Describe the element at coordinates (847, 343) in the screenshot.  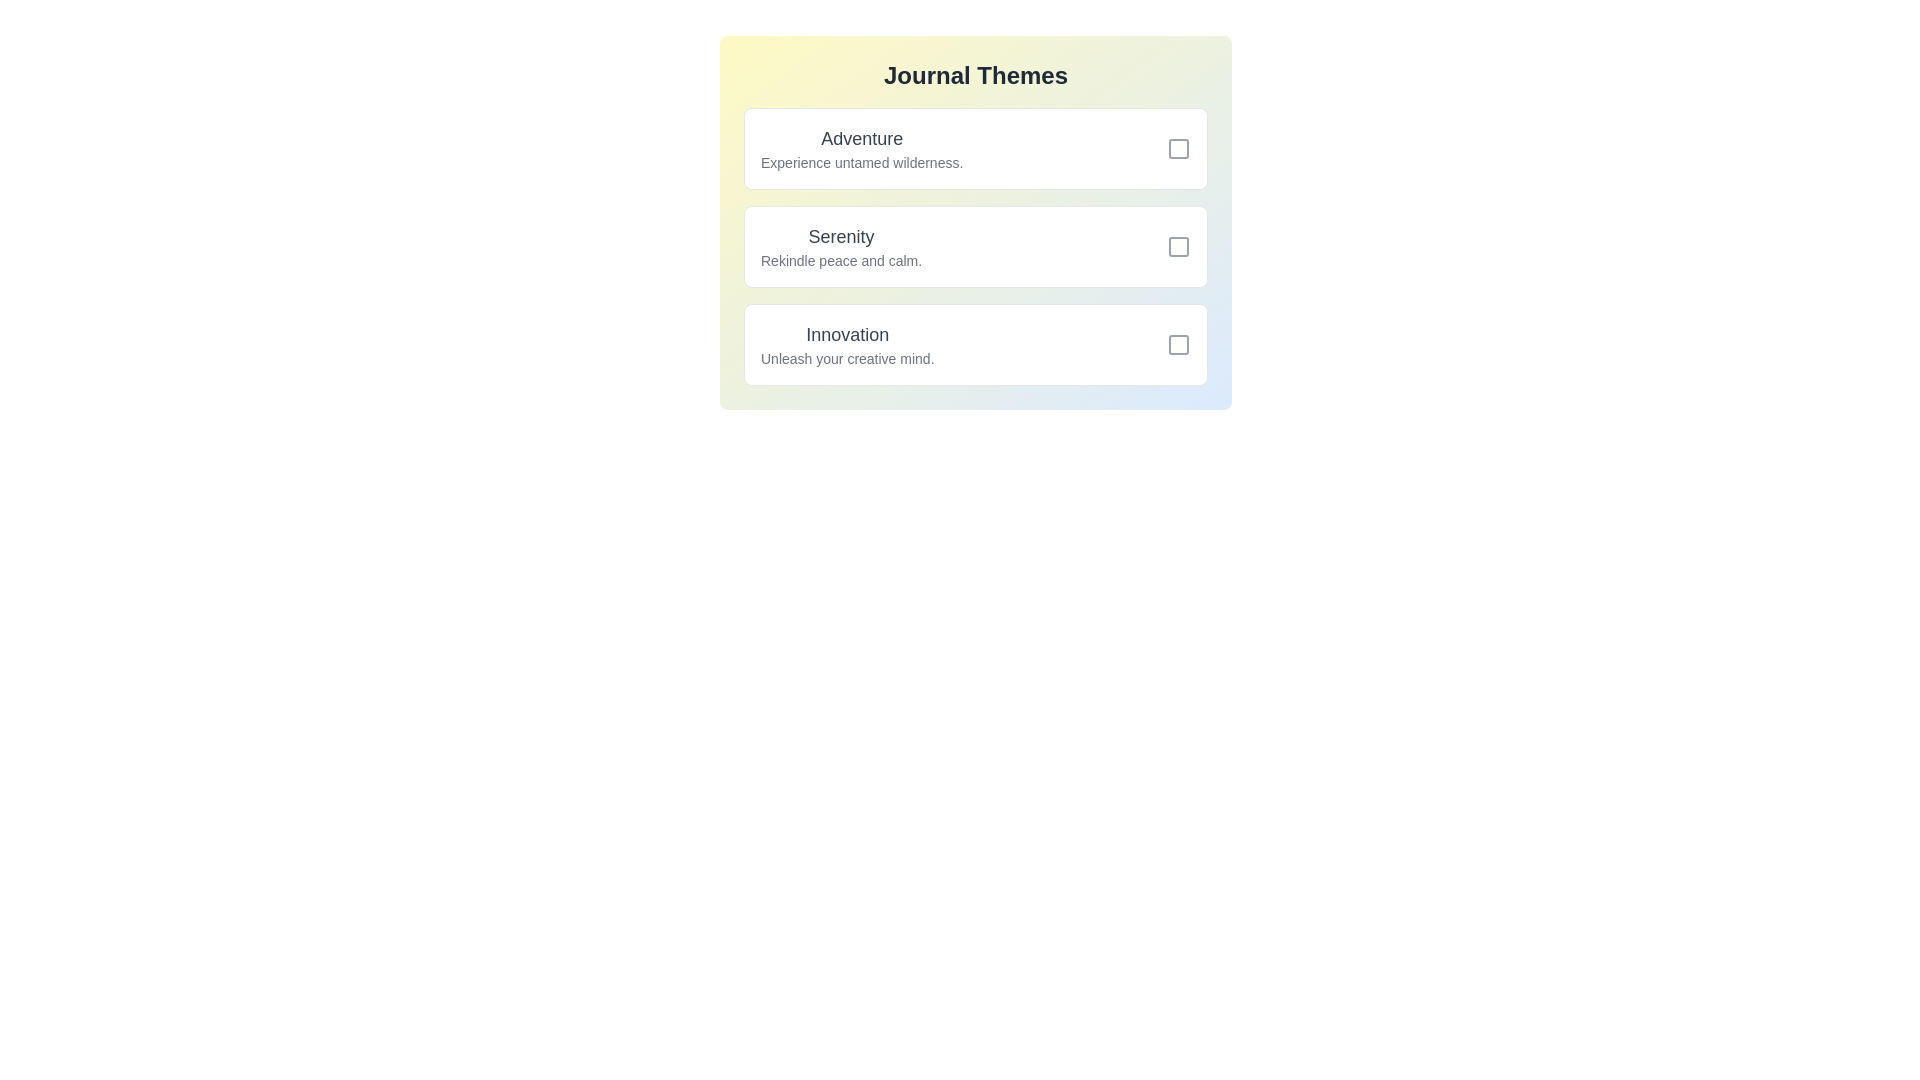
I see `text block titled 'Innovation' which contains the description 'Unleash your creative mind.' positioned in the 'Journal Themes' section` at that location.